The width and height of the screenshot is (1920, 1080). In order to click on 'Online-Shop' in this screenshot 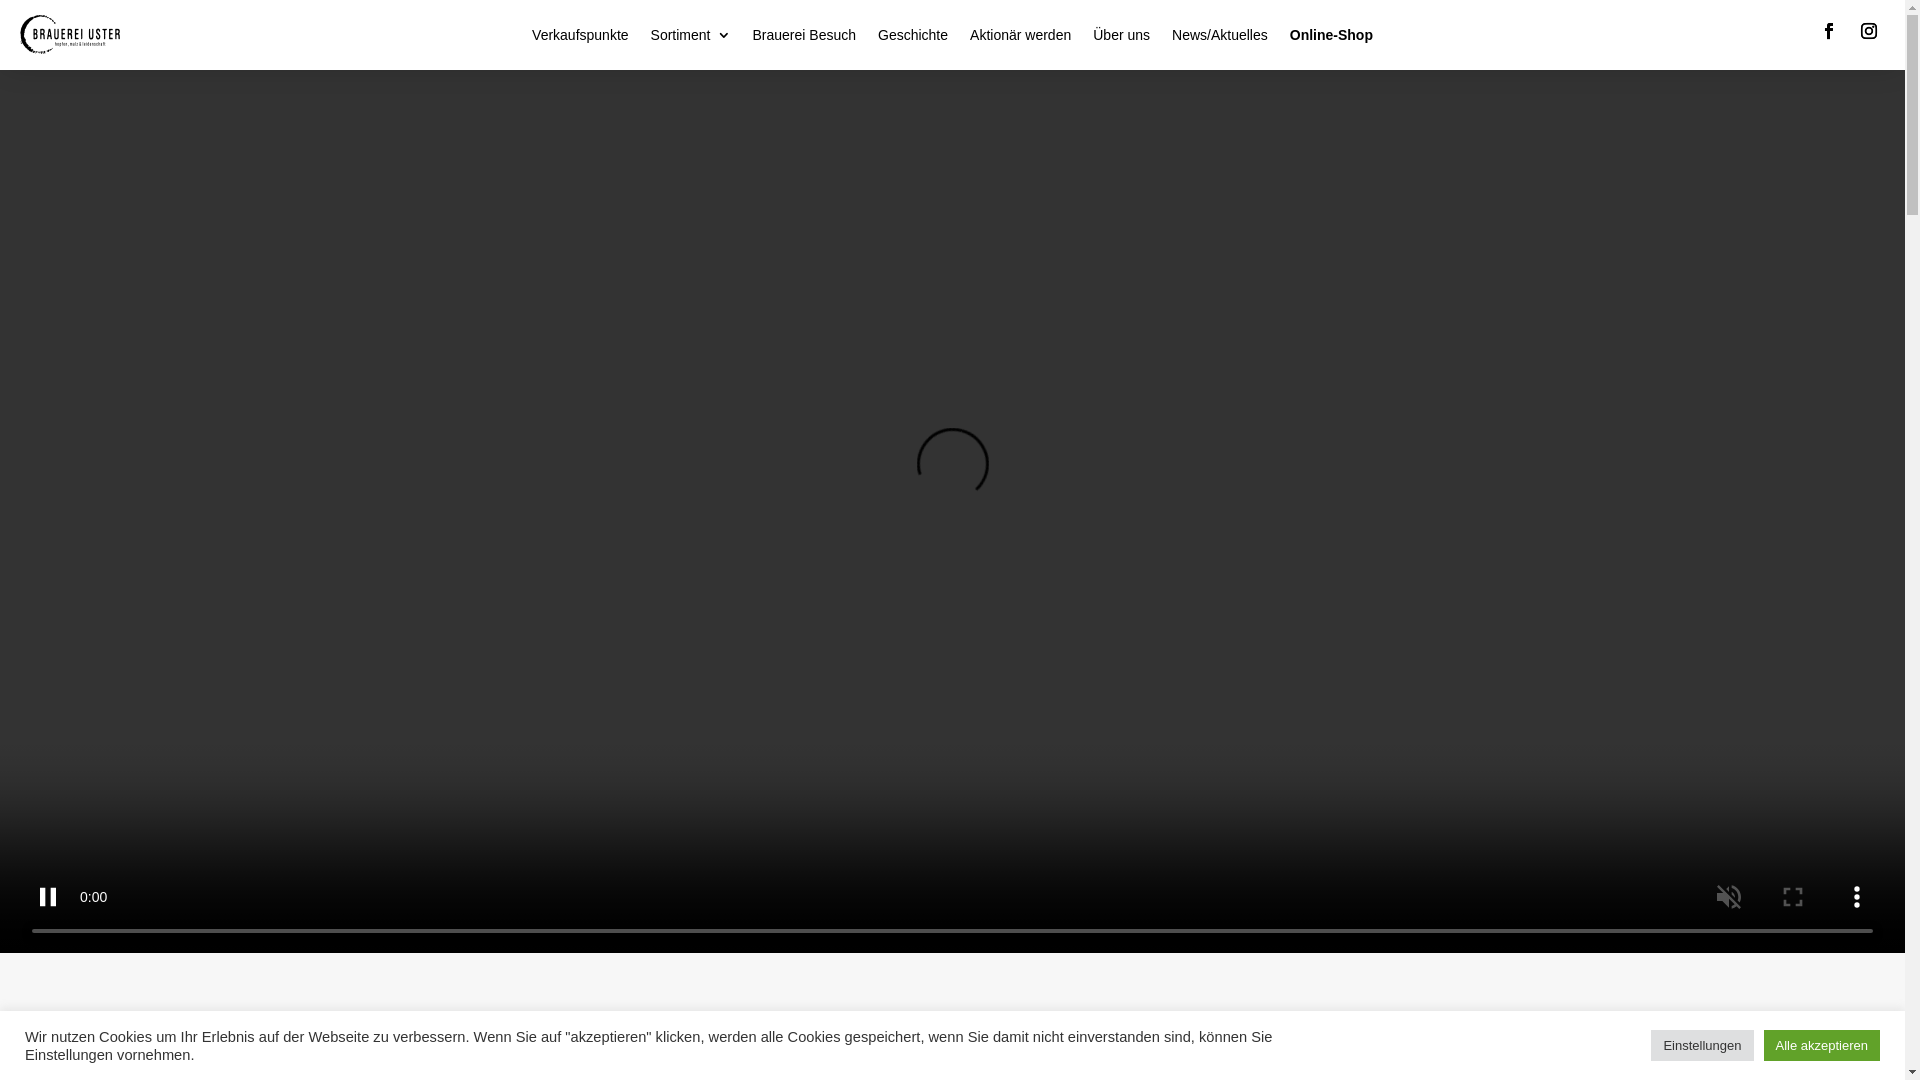, I will do `click(1331, 38)`.